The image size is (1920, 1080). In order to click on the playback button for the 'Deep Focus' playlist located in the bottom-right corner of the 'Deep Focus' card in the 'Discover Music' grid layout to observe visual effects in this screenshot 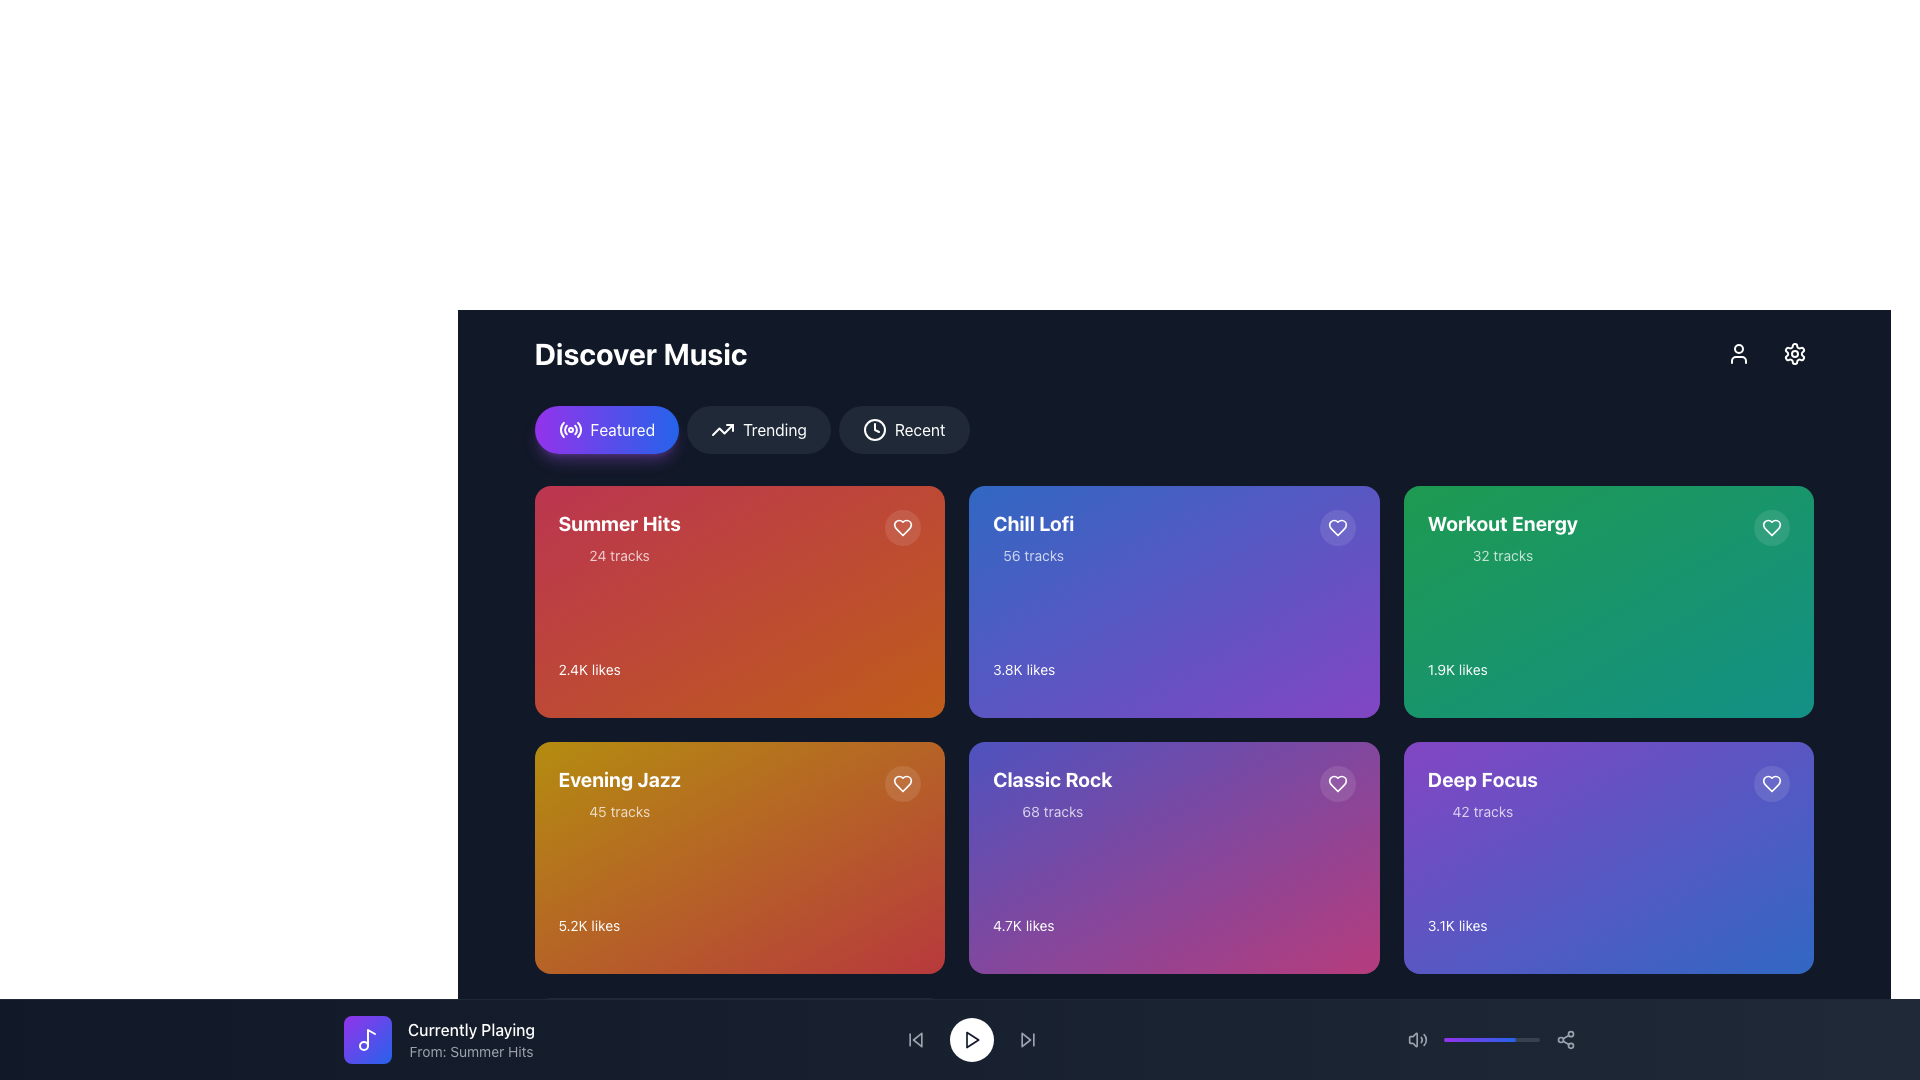, I will do `click(1766, 956)`.